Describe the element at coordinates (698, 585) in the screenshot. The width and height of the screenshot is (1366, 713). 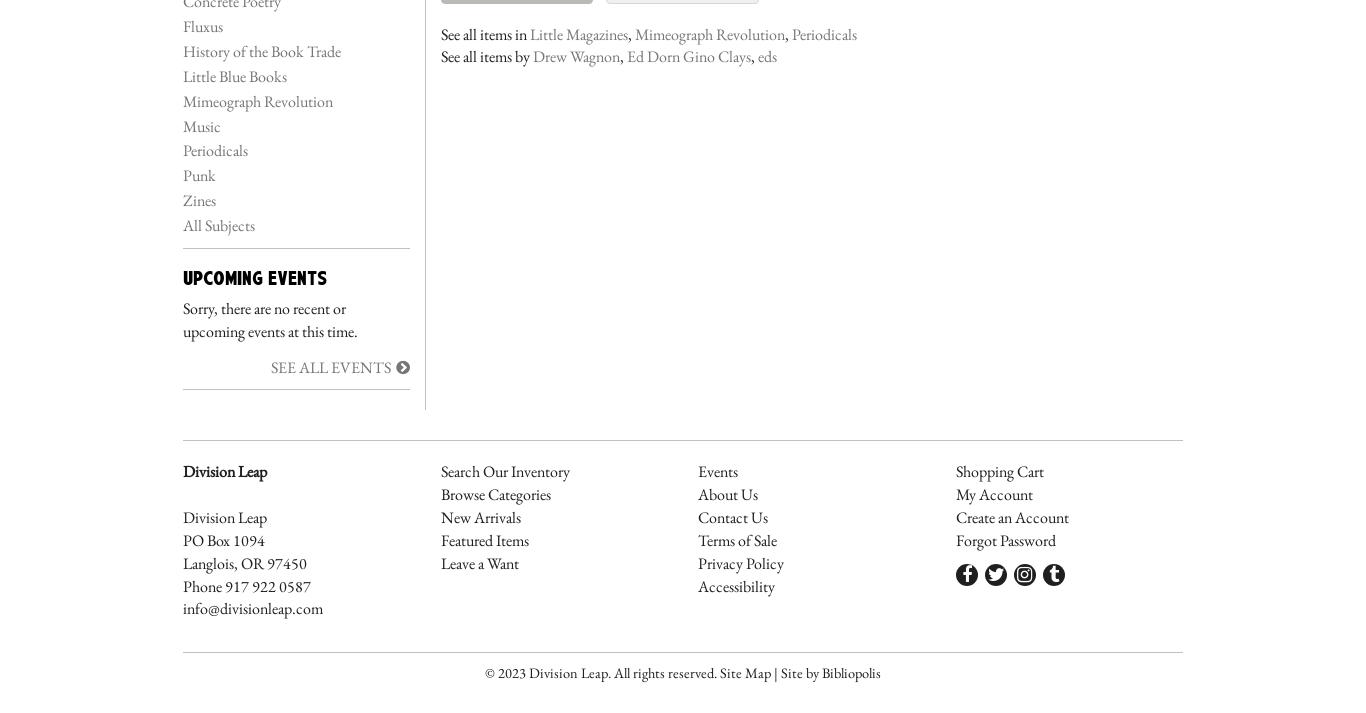
I see `'Accessibility'` at that location.